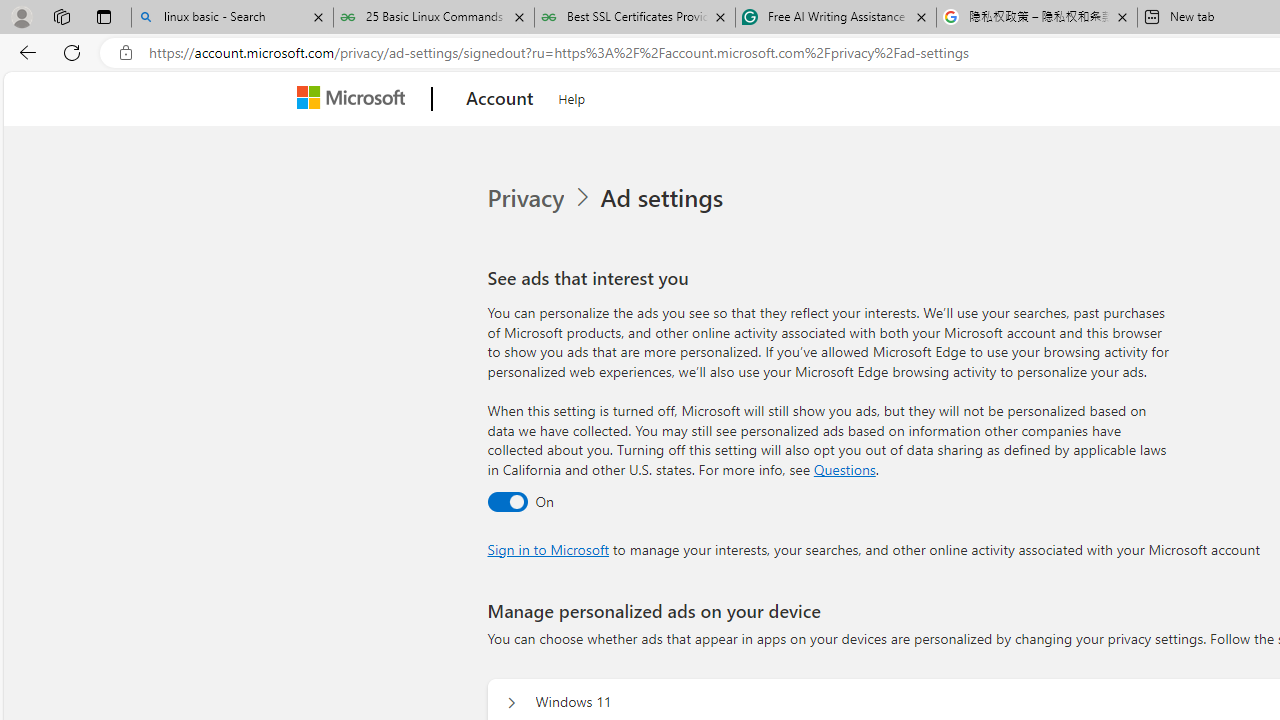 This screenshot has width=1280, height=720. I want to click on 'Ad settings', so click(666, 198).